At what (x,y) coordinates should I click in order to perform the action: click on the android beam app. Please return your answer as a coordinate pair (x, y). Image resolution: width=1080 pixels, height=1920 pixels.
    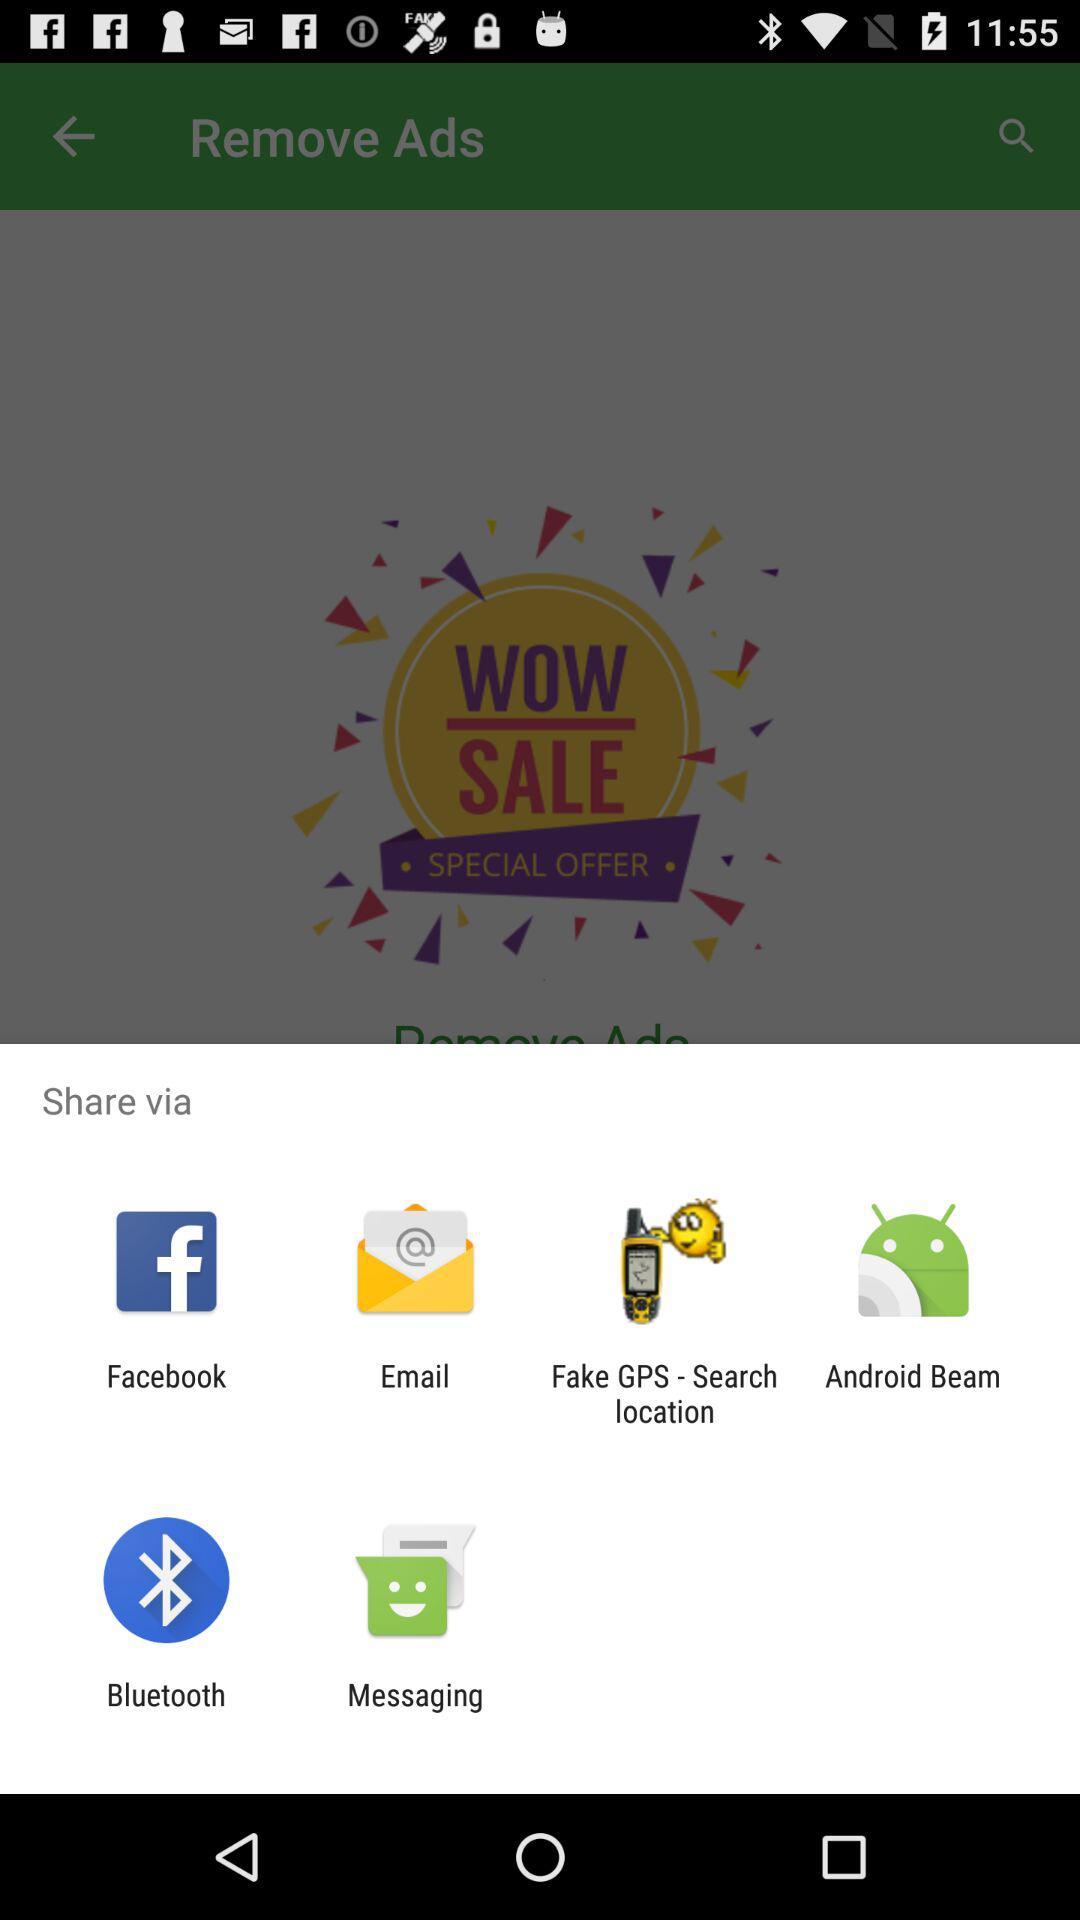
    Looking at the image, I should click on (913, 1392).